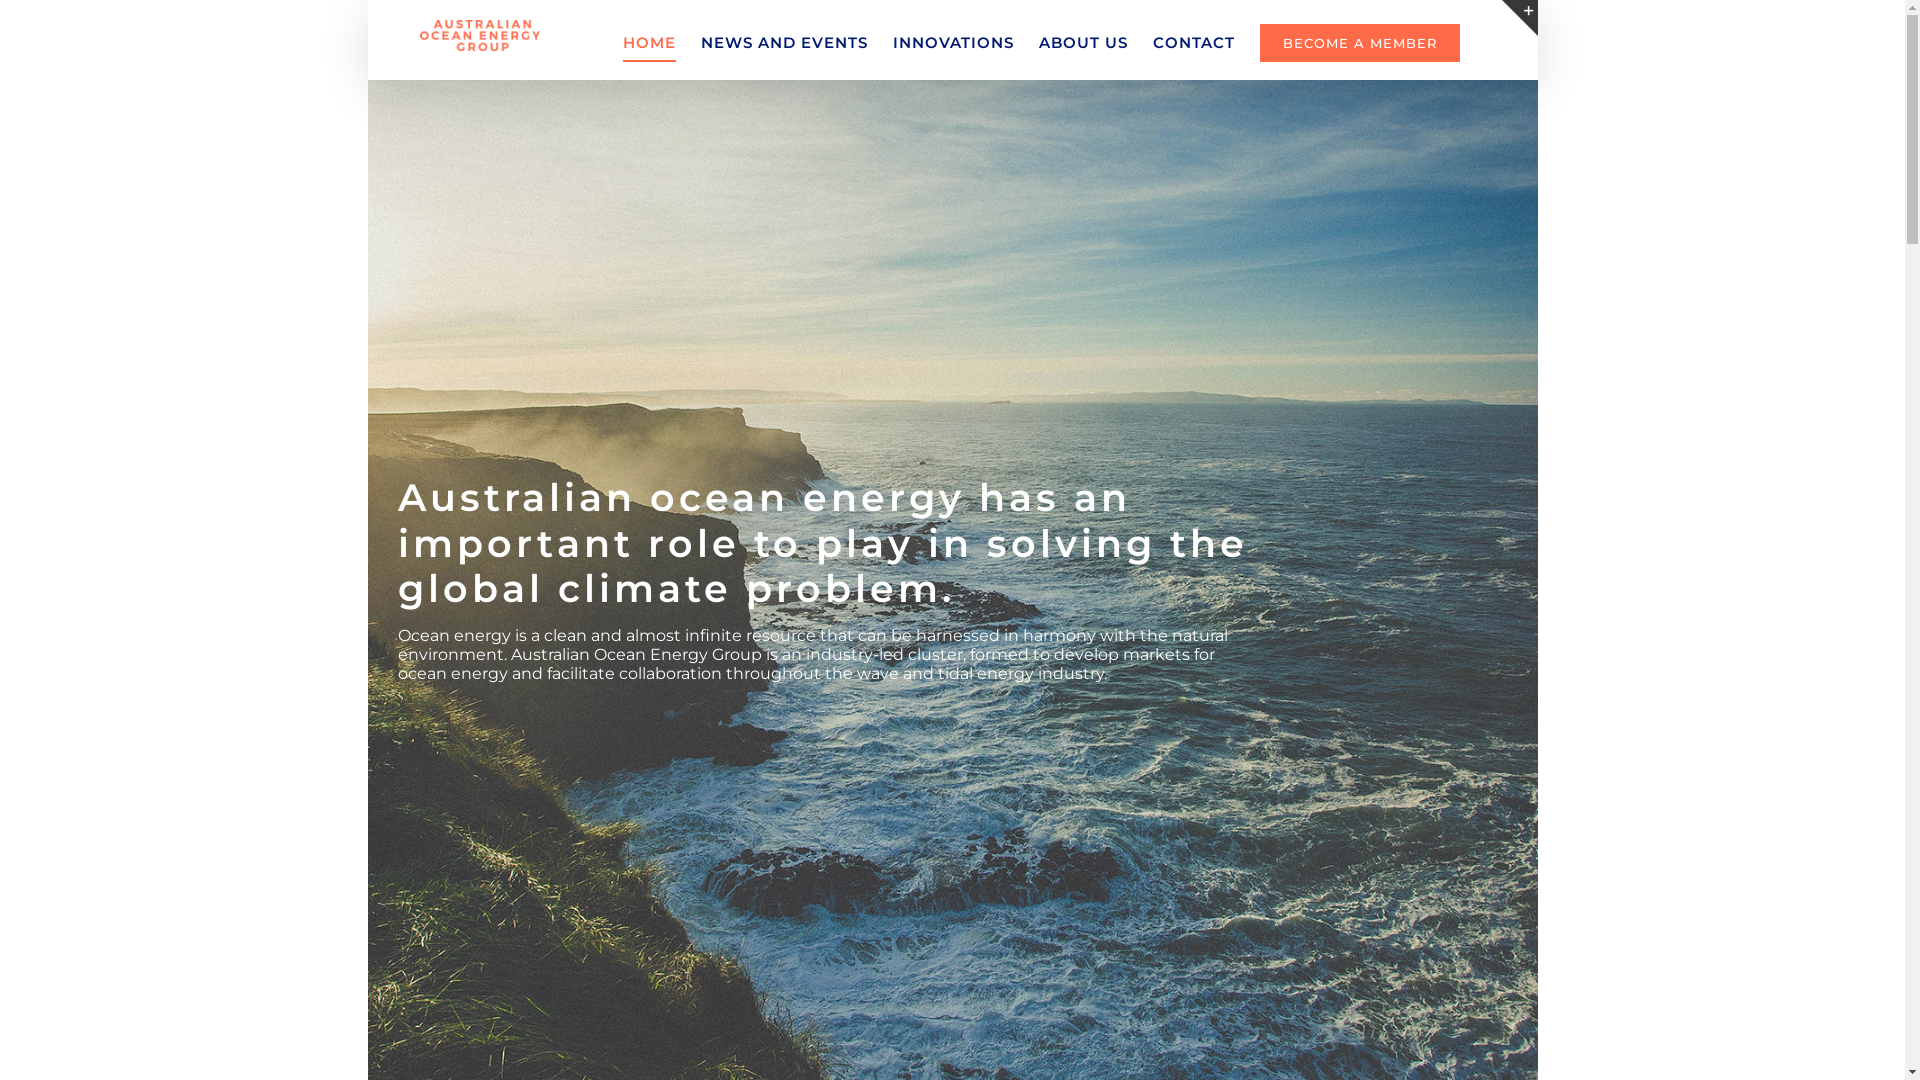 The width and height of the screenshot is (1920, 1080). What do you see at coordinates (1082, 42) in the screenshot?
I see `'ABOUT US'` at bounding box center [1082, 42].